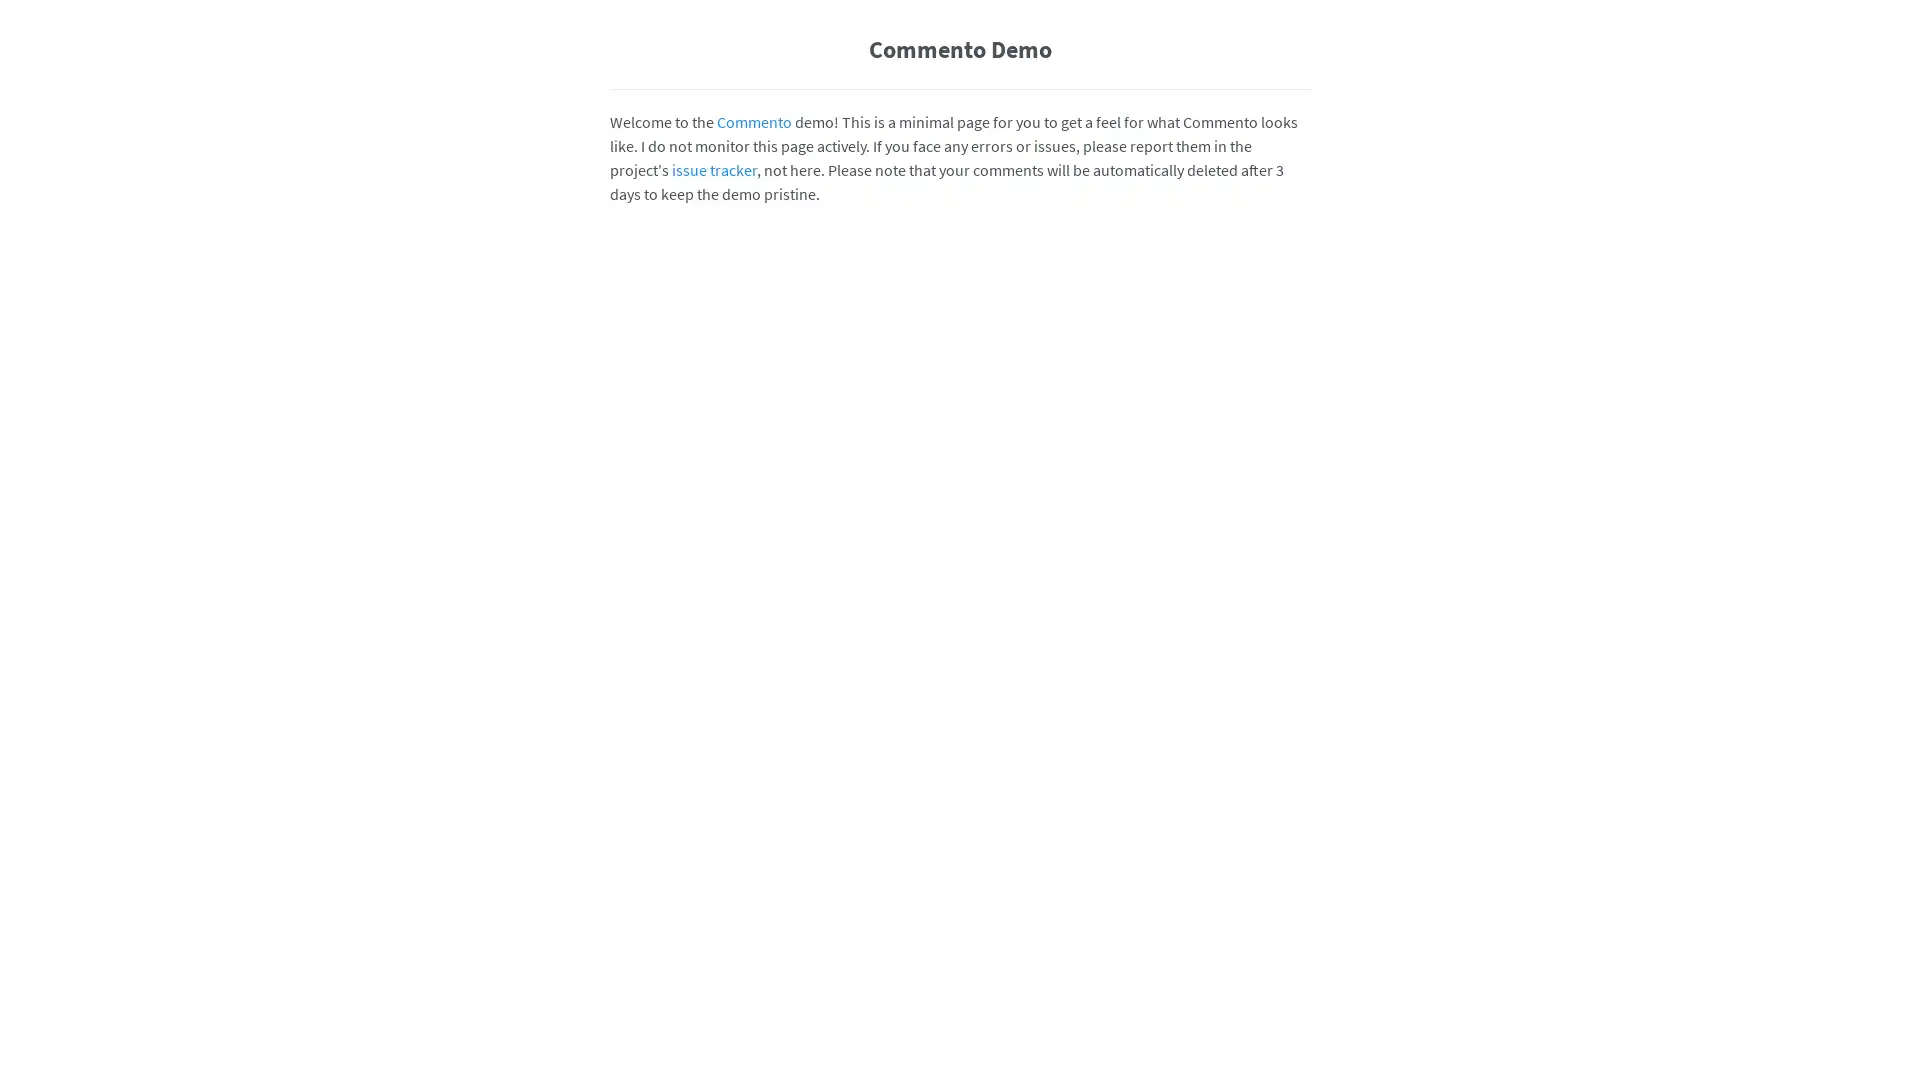  What do you see at coordinates (1169, 550) in the screenshot?
I see `This comment has been stickied` at bounding box center [1169, 550].